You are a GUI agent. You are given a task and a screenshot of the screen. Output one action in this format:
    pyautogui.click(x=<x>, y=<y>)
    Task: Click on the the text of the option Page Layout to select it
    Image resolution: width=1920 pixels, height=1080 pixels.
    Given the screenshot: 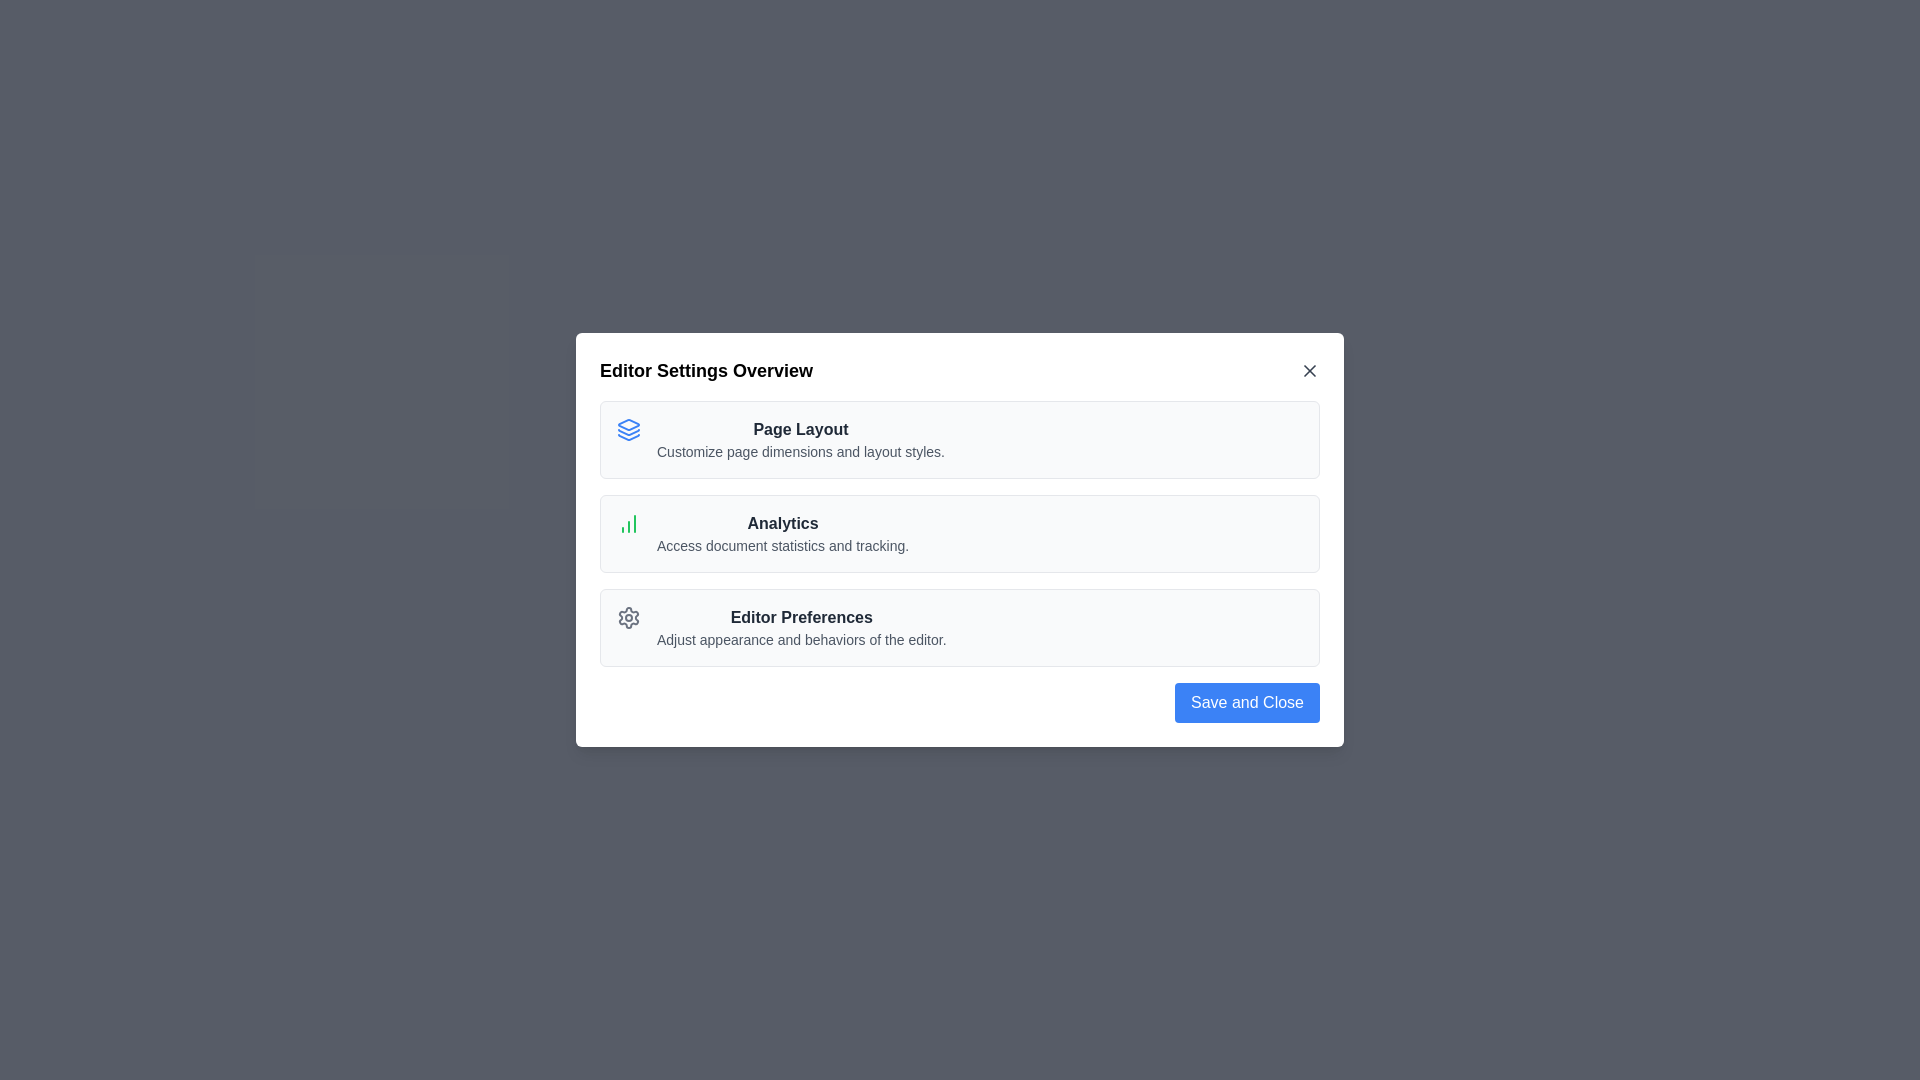 What is the action you would take?
    pyautogui.click(x=800, y=428)
    